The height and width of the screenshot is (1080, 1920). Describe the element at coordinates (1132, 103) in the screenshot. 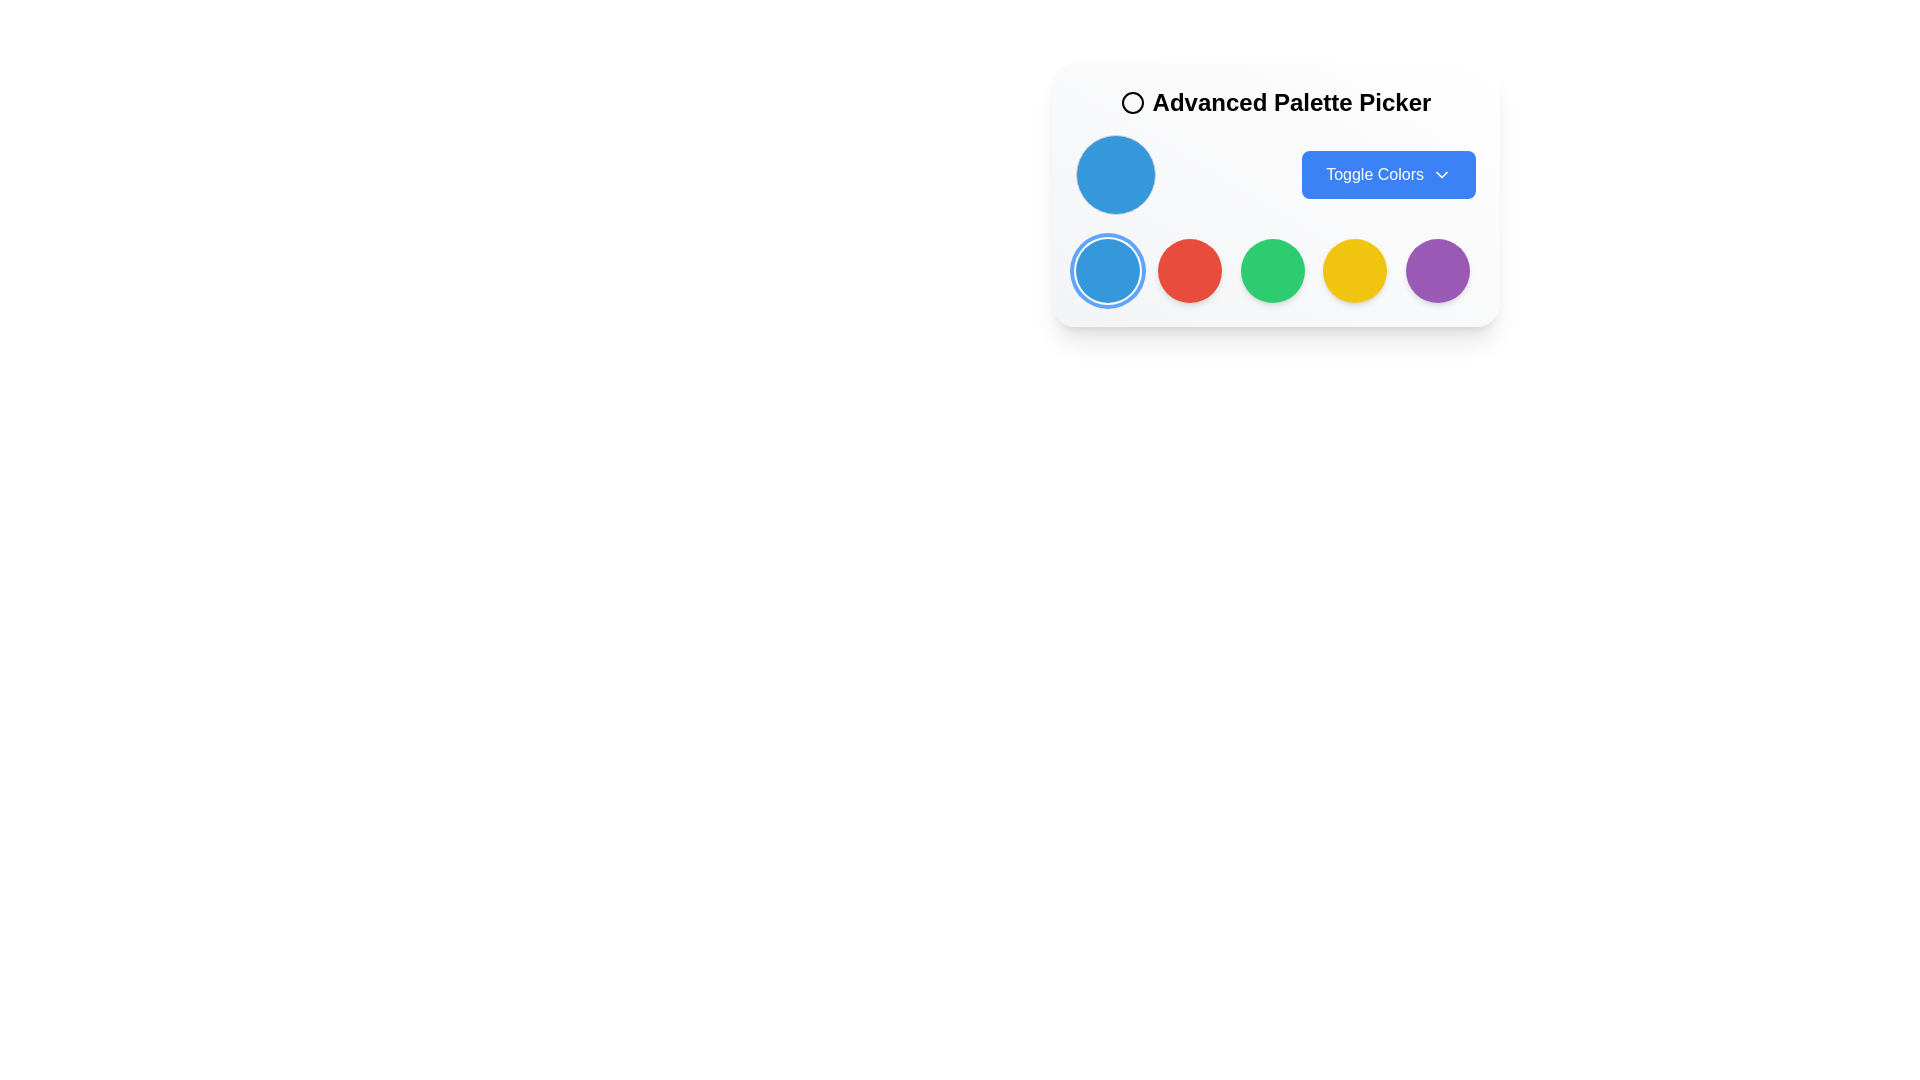

I see `the SVG circle graphic that is part of the icon located to the left of the 'Advanced Palette Picker' label at the top of the UI panel` at that location.